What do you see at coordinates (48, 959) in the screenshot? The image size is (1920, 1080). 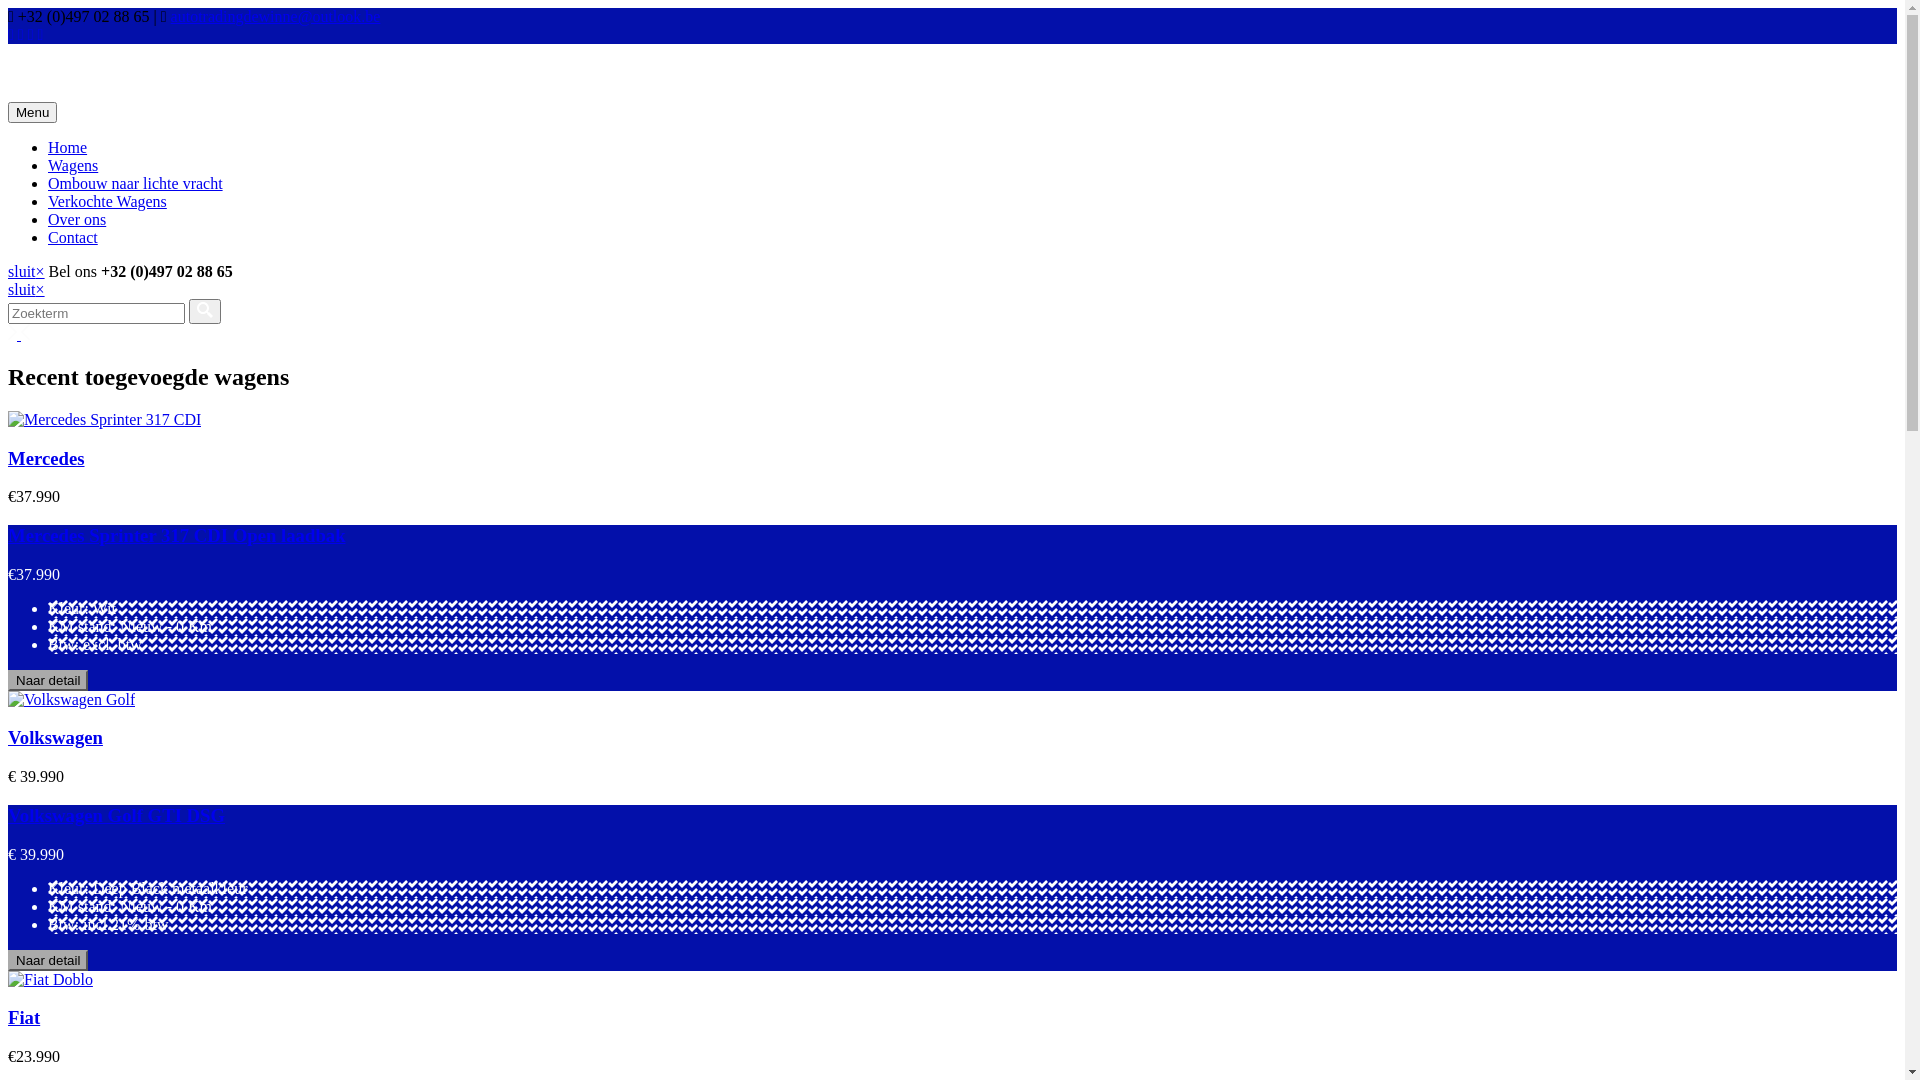 I see `'Naar detail'` at bounding box center [48, 959].